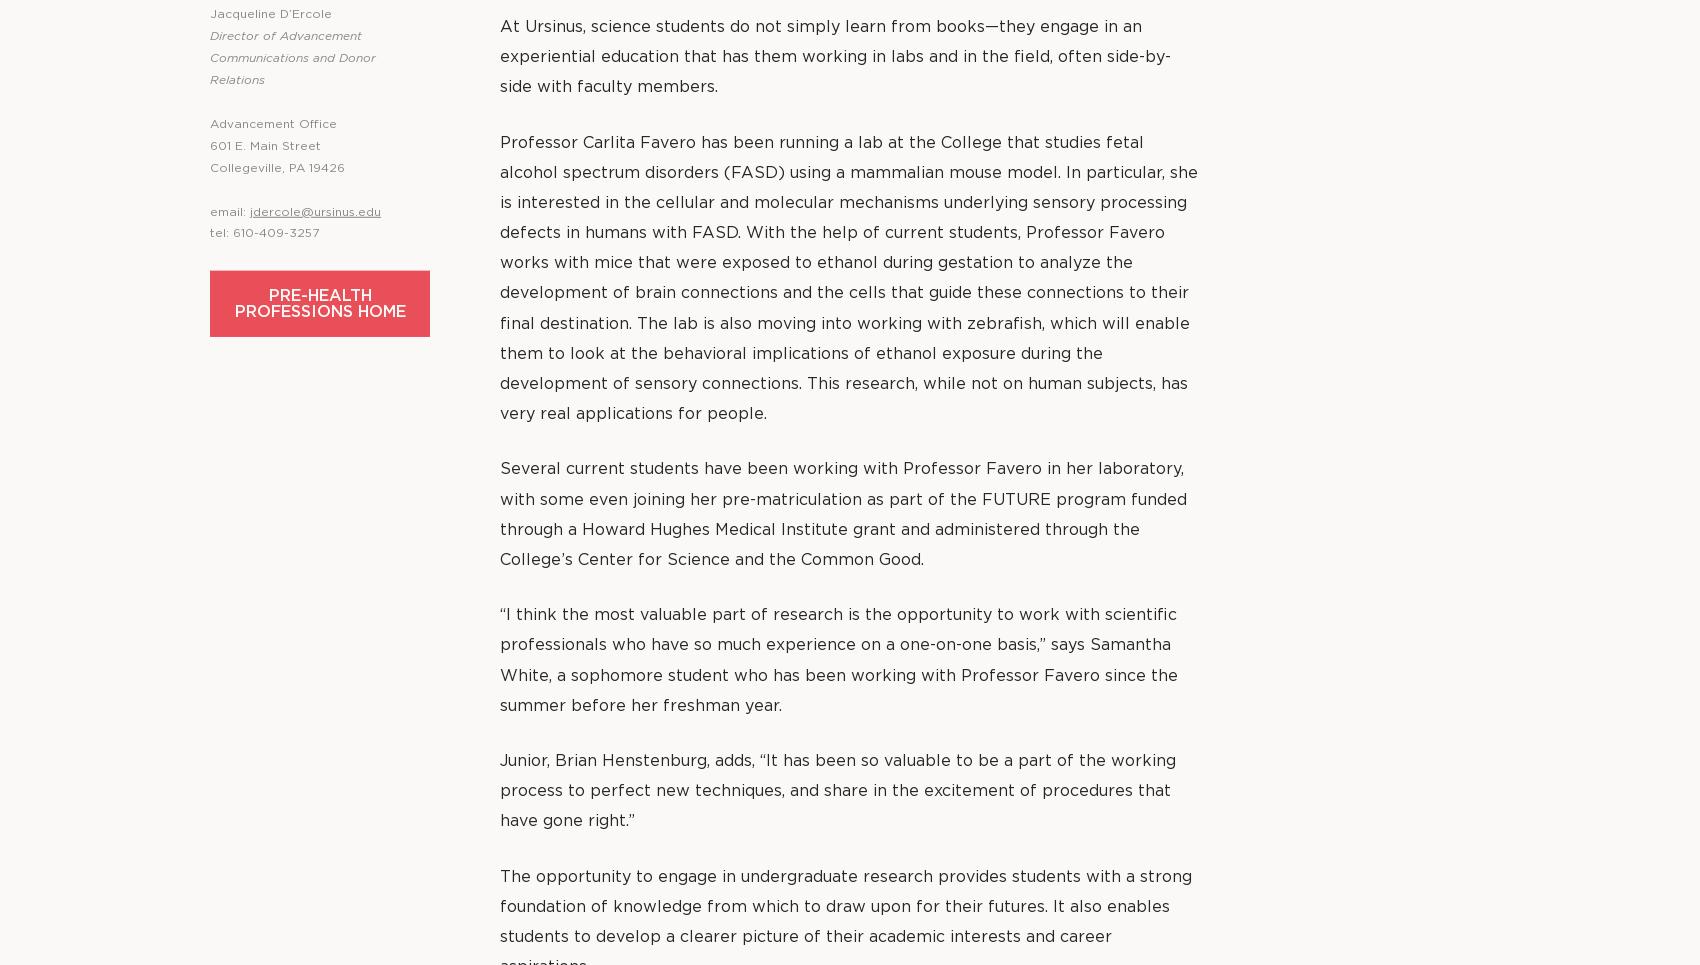  I want to click on 'jdercole@ursinus.edu', so click(315, 211).